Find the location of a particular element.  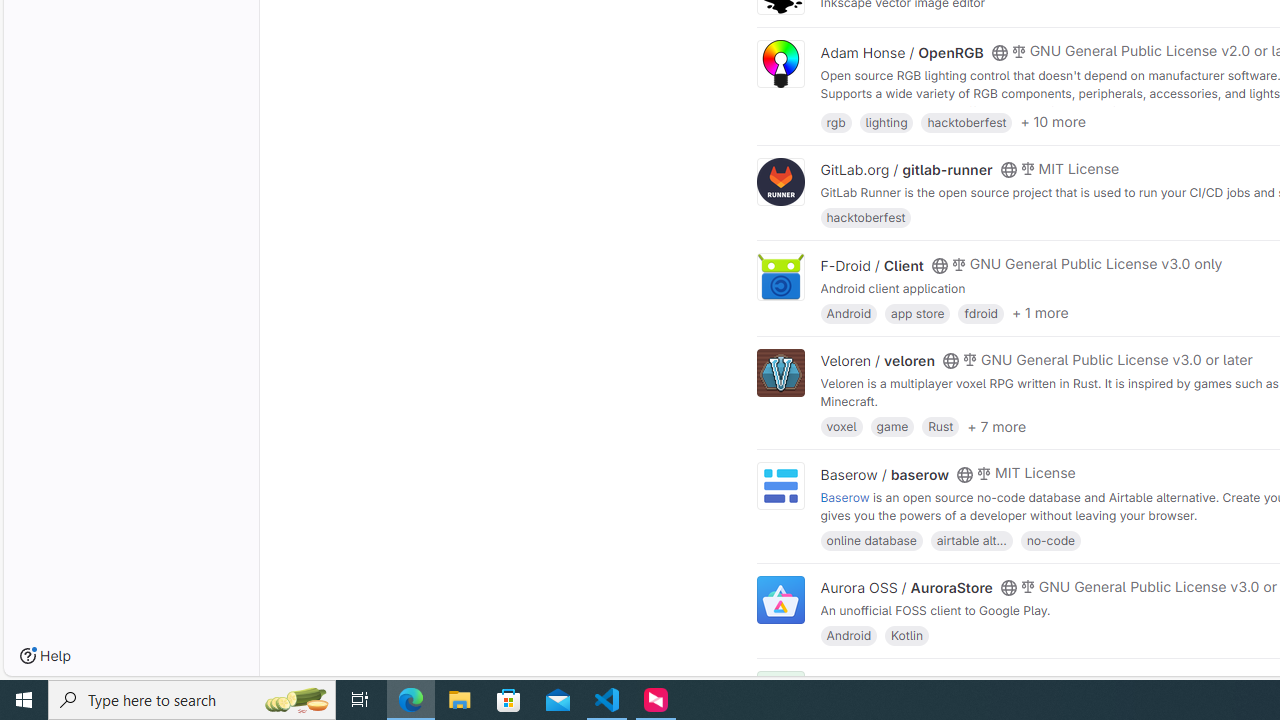

'no-code' is located at coordinates (1049, 538).